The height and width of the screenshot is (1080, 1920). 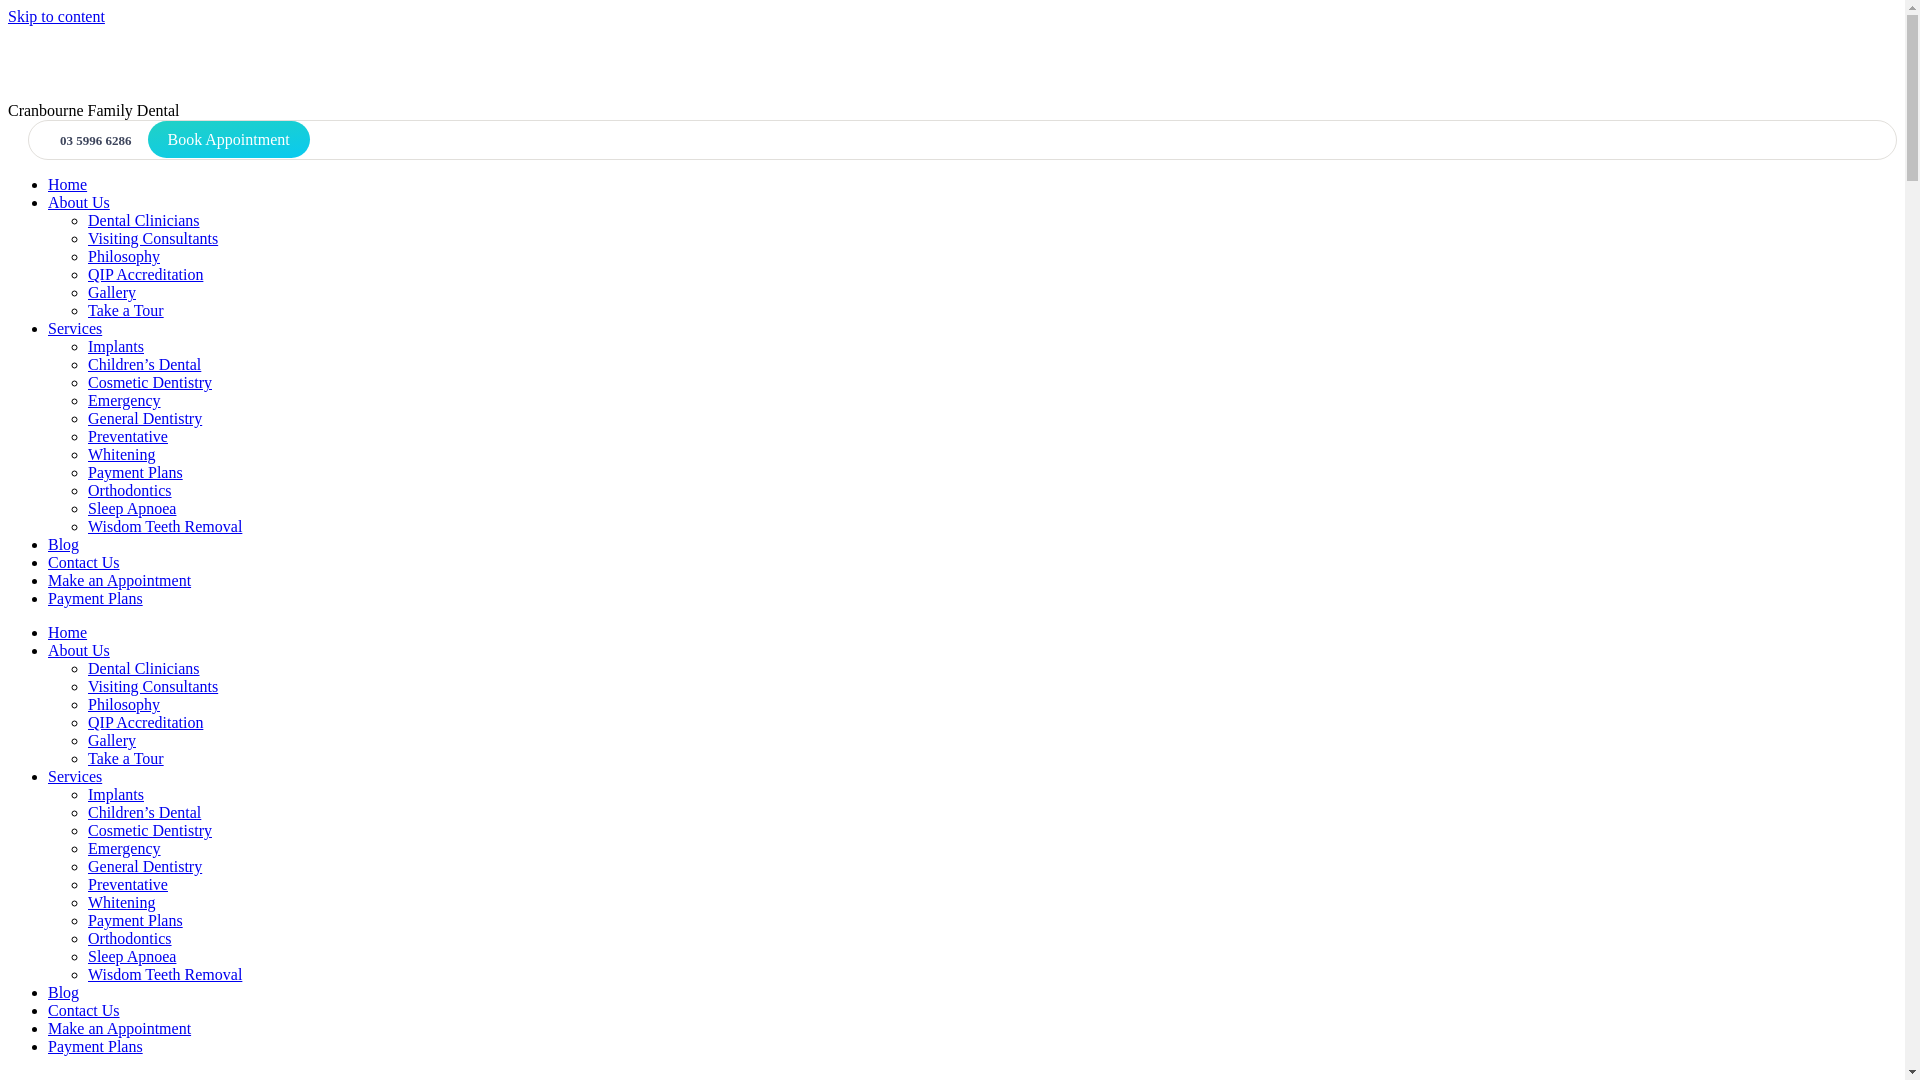 I want to click on 'Sleep Apnoea', so click(x=130, y=955).